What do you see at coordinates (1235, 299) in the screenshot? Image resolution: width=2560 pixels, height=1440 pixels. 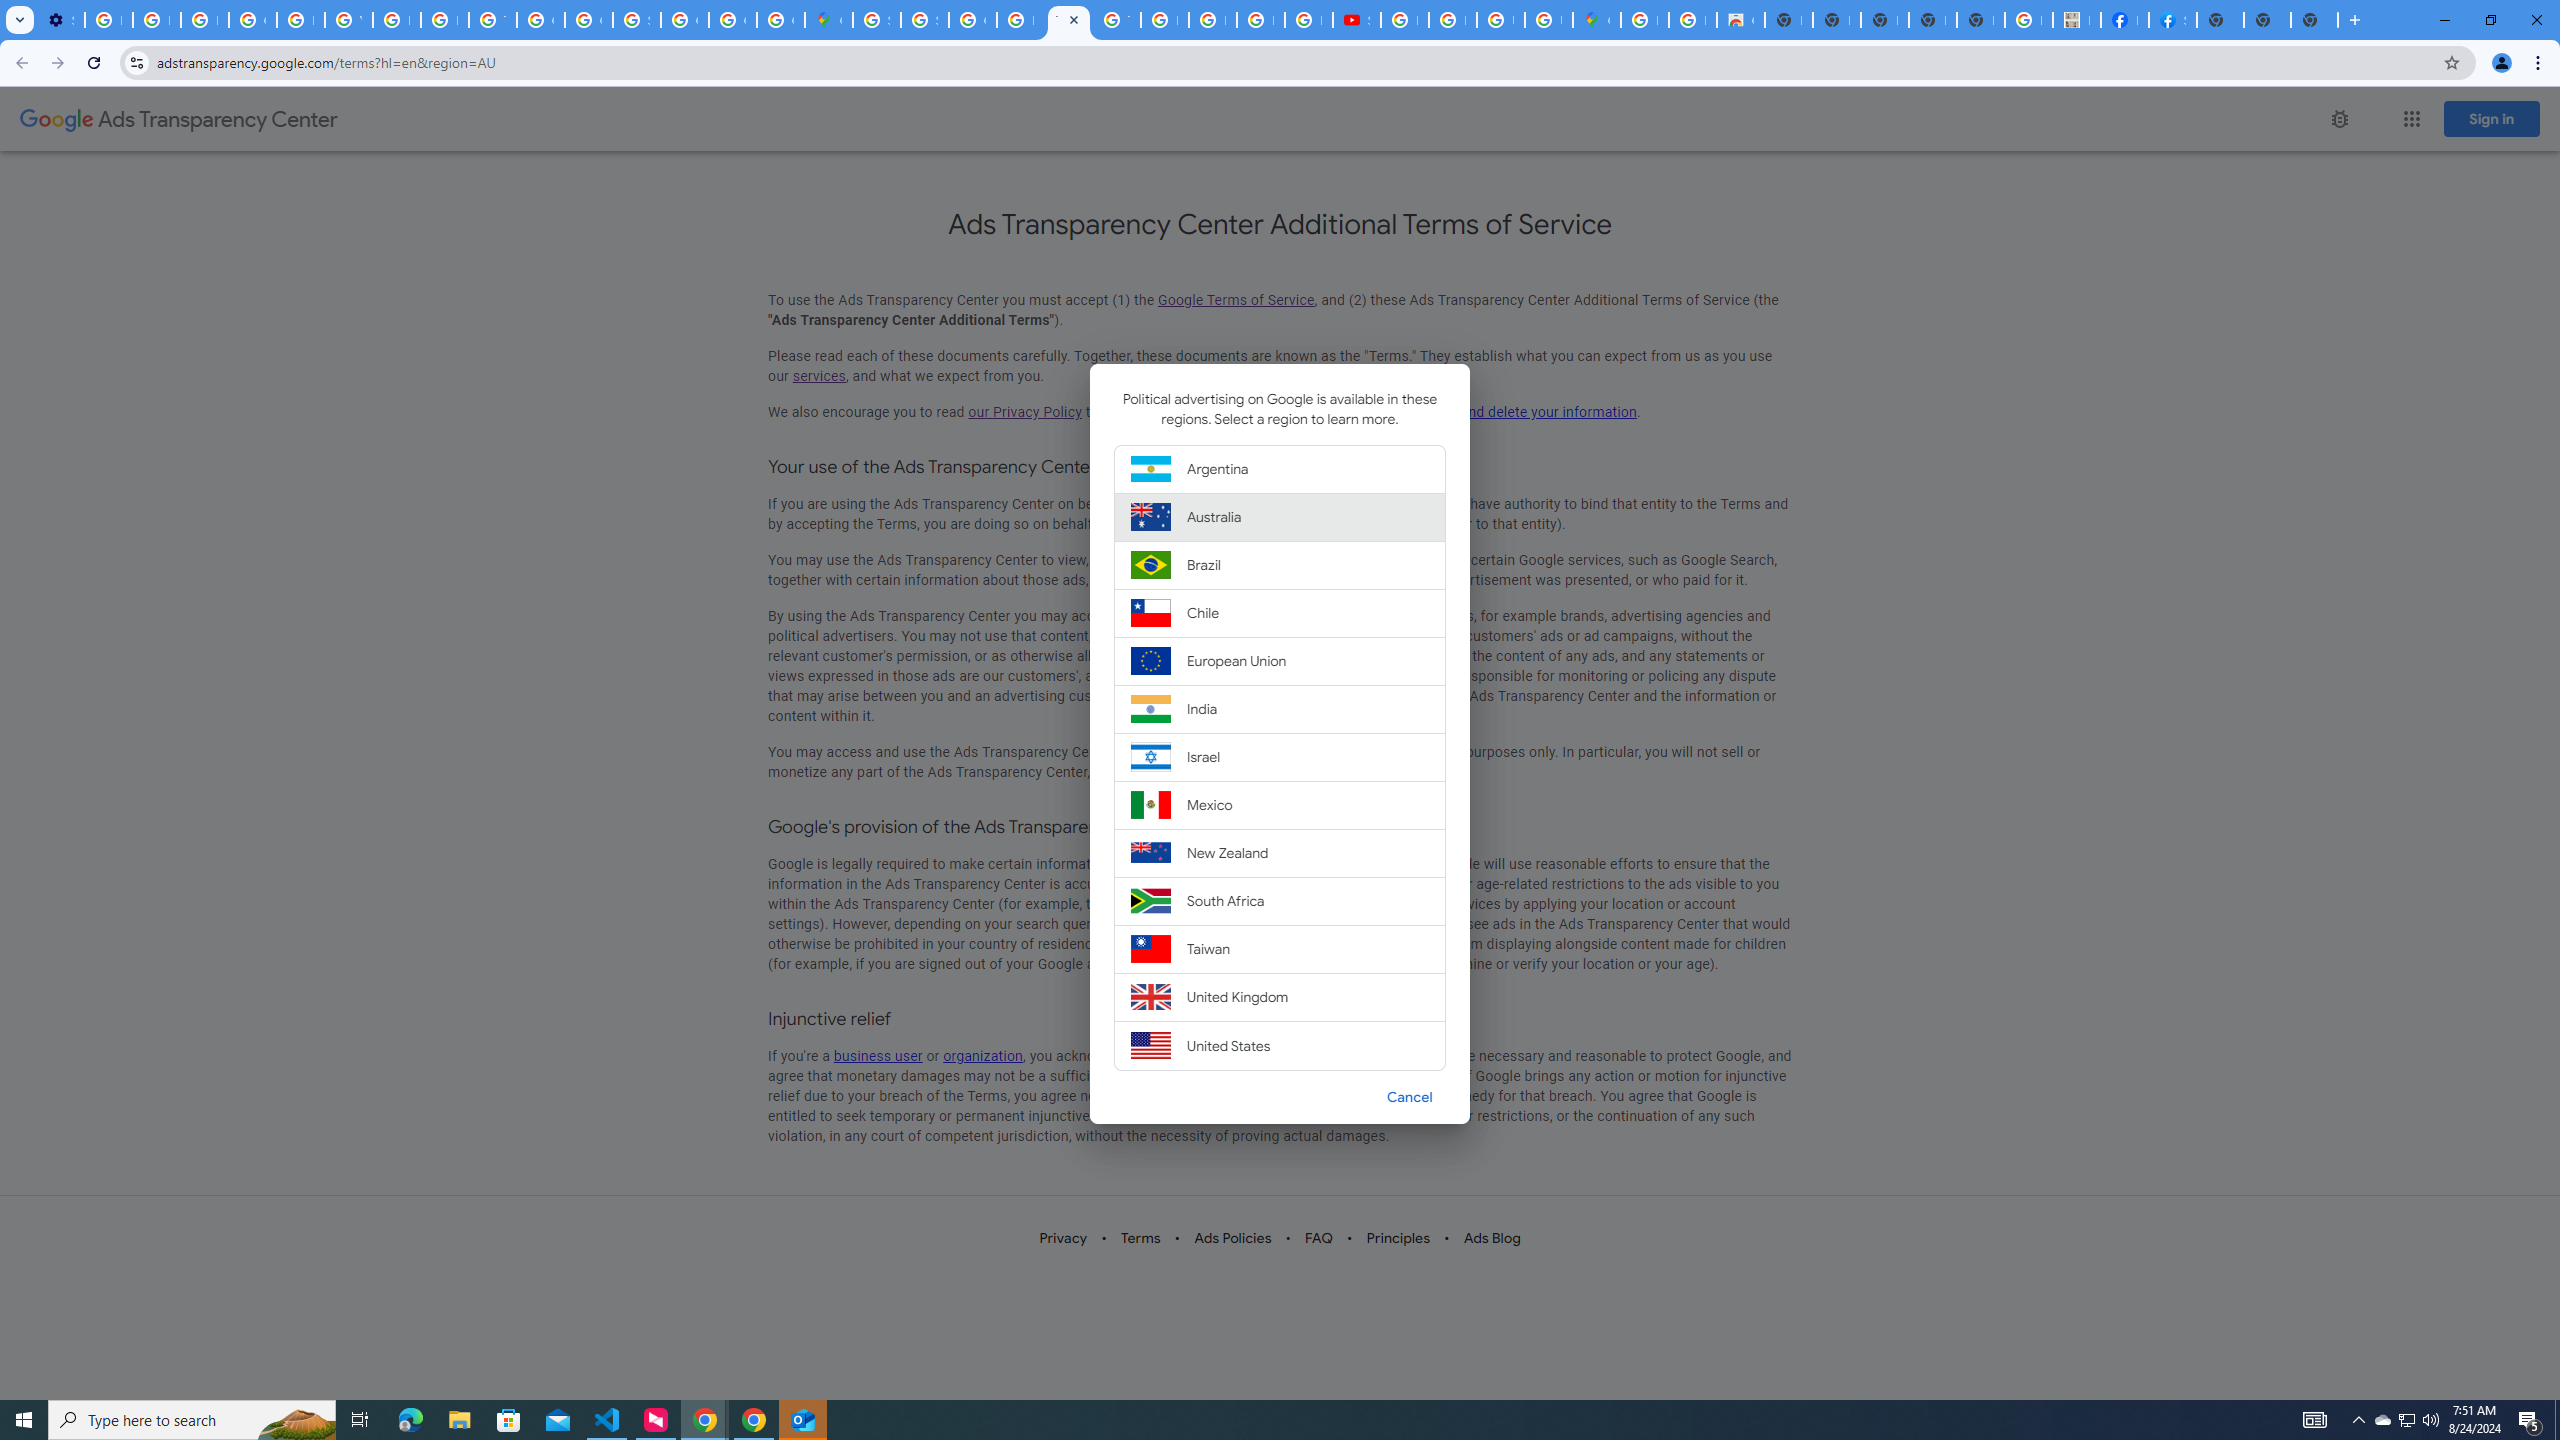 I see `'Google Terms of Service'` at bounding box center [1235, 299].